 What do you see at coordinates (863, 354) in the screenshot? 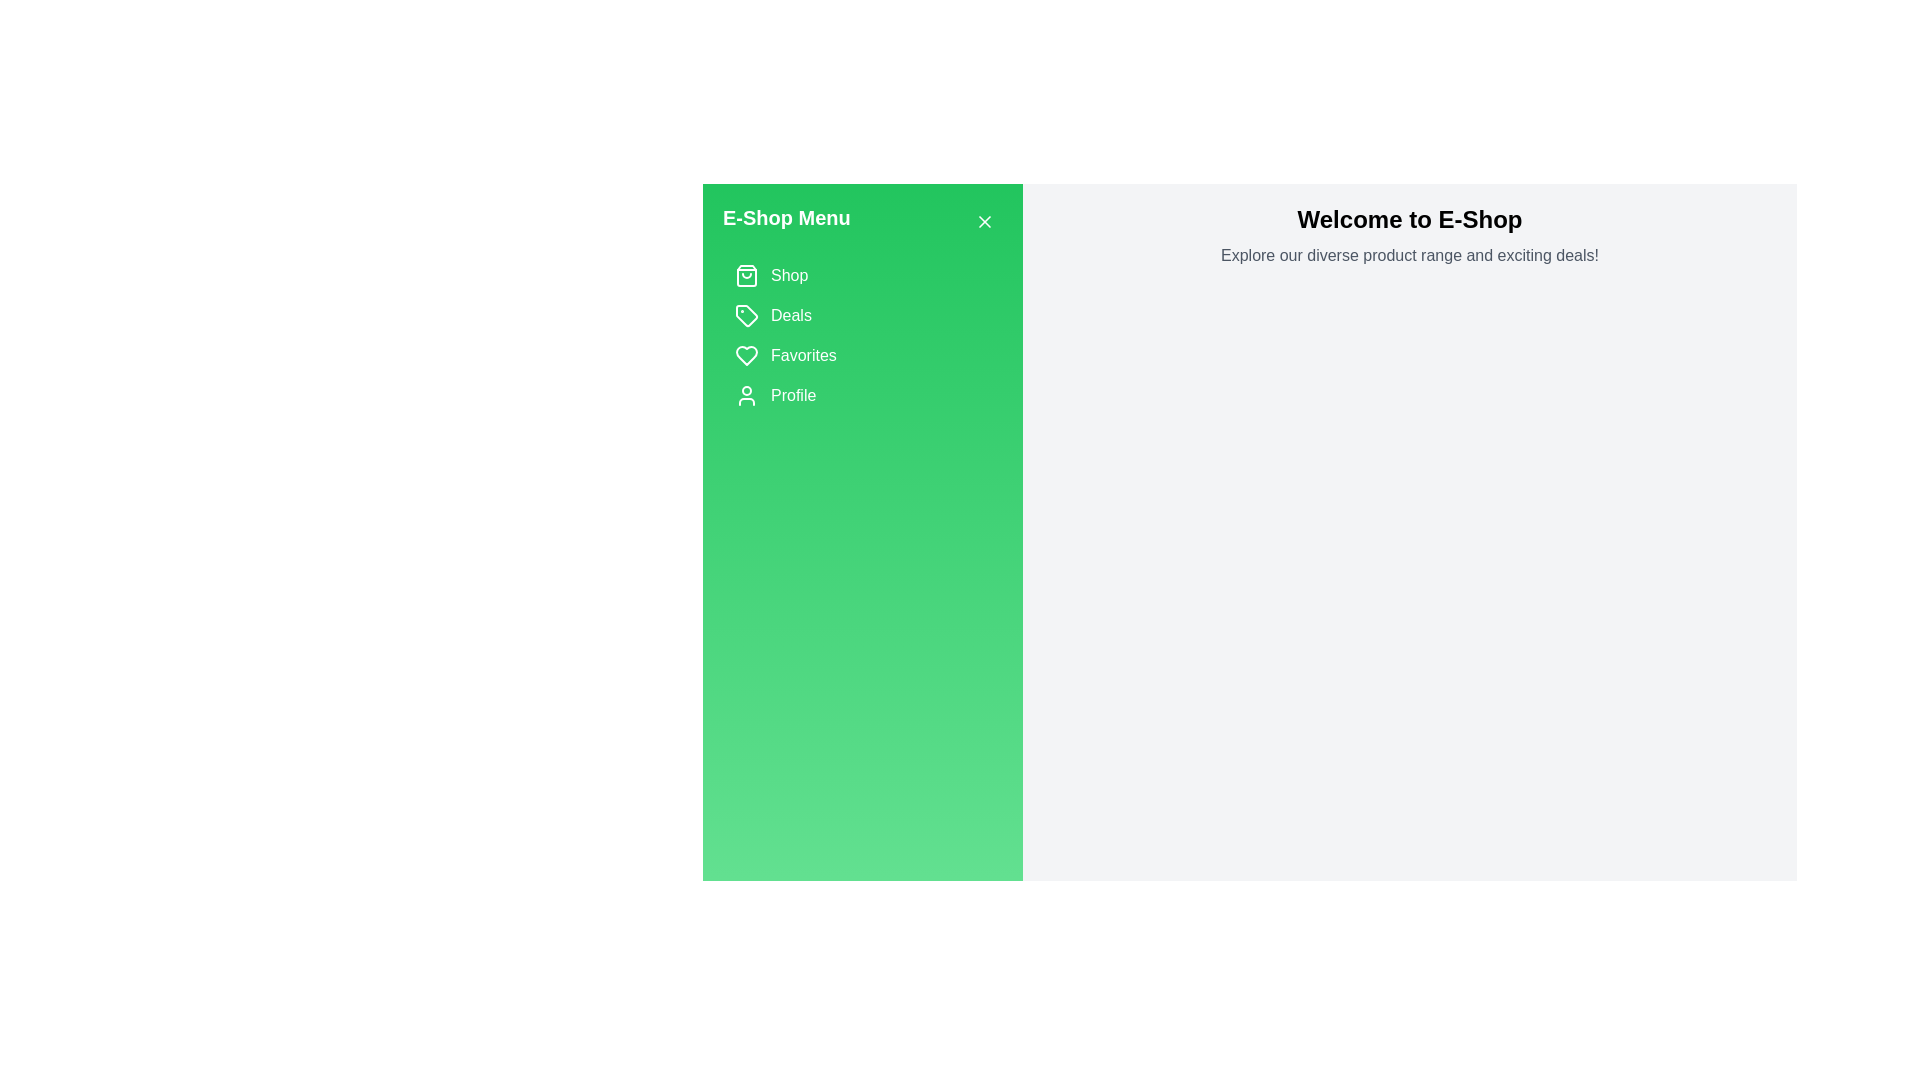
I see `the category item labeled Favorites to highlight it` at bounding box center [863, 354].